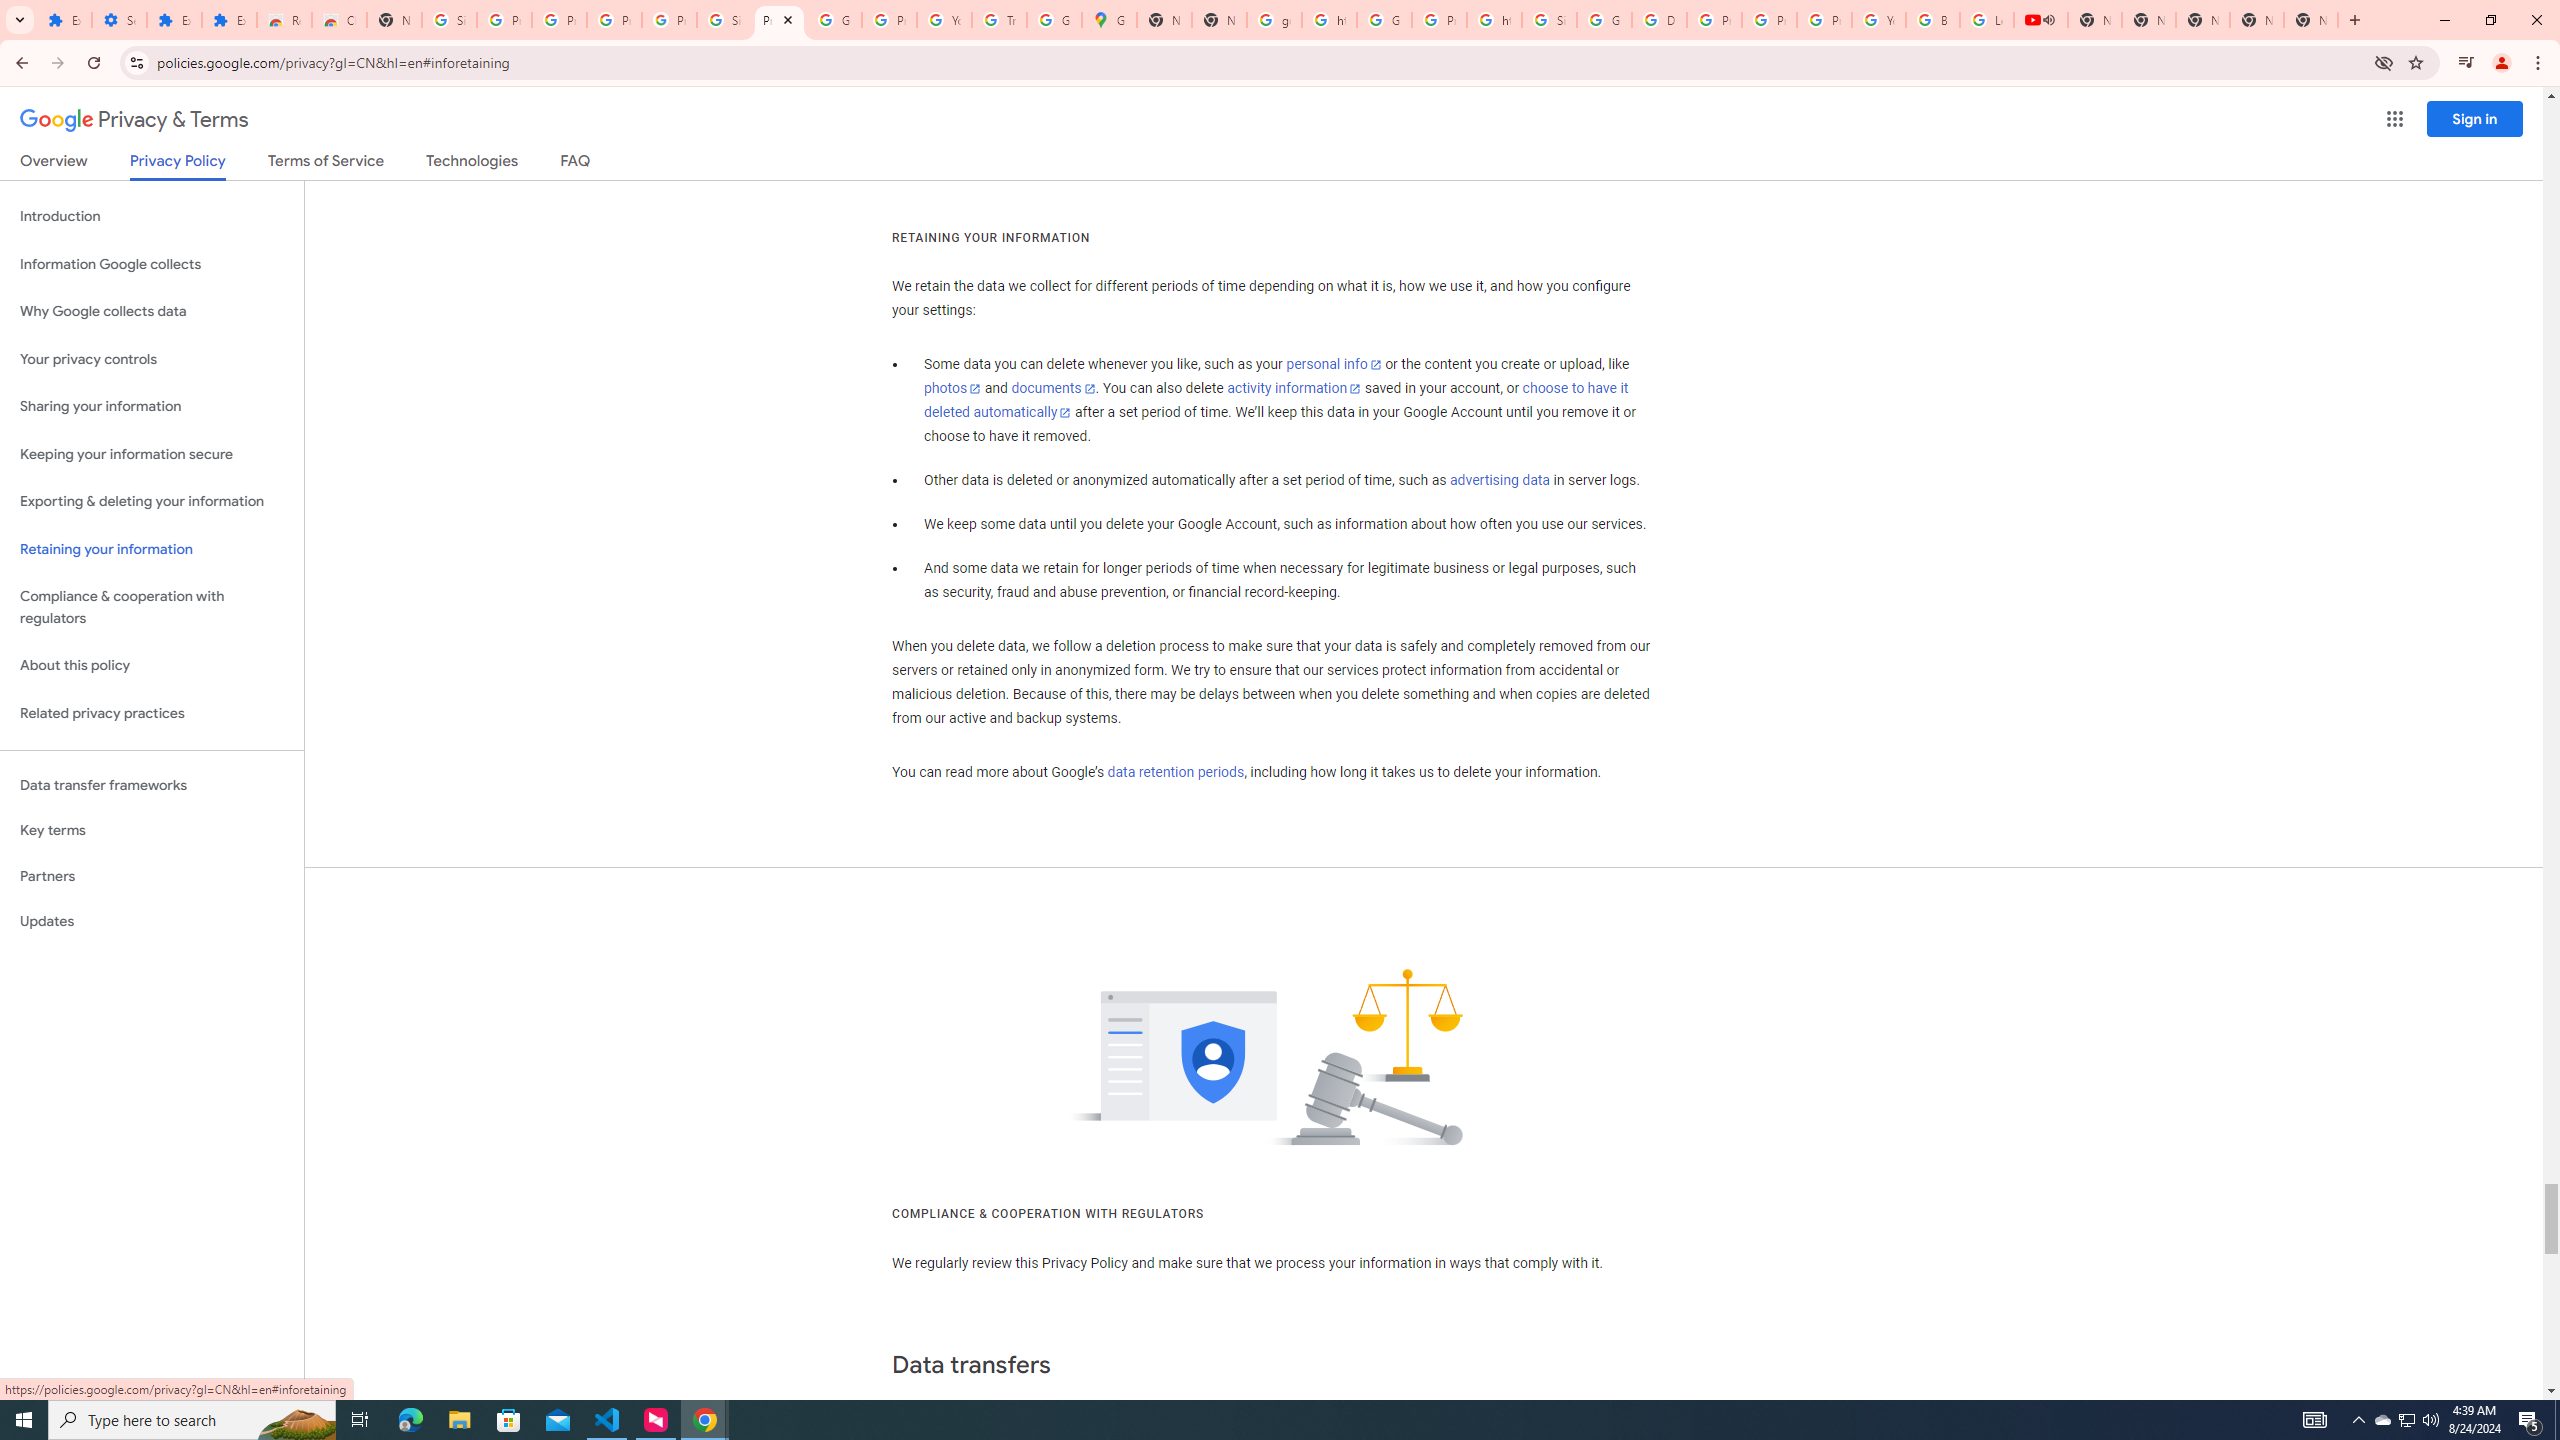 This screenshot has width=2560, height=1440. What do you see at coordinates (1275, 401) in the screenshot?
I see `'choose to have it deleted automatically'` at bounding box center [1275, 401].